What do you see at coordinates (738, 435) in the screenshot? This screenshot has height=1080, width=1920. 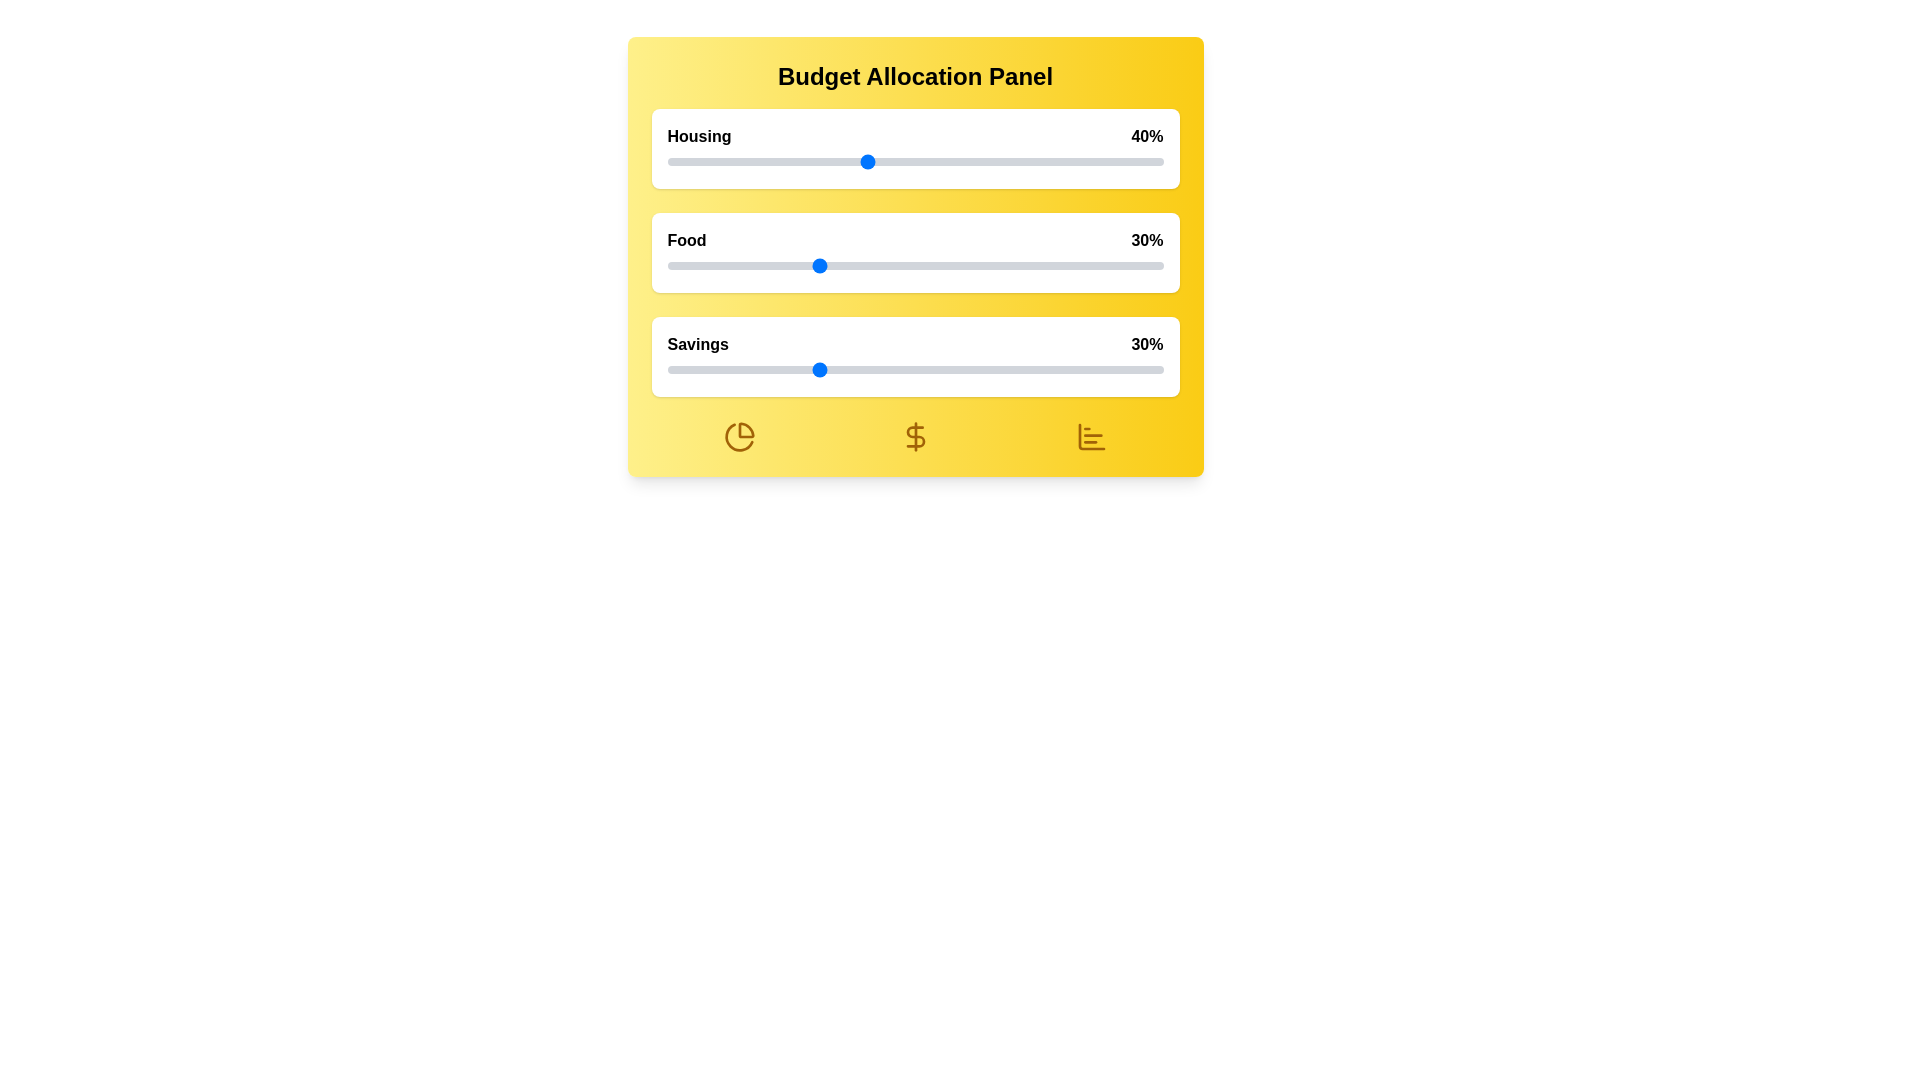 I see `the pie chart icon located at the bottom of the yellow background panel` at bounding box center [738, 435].